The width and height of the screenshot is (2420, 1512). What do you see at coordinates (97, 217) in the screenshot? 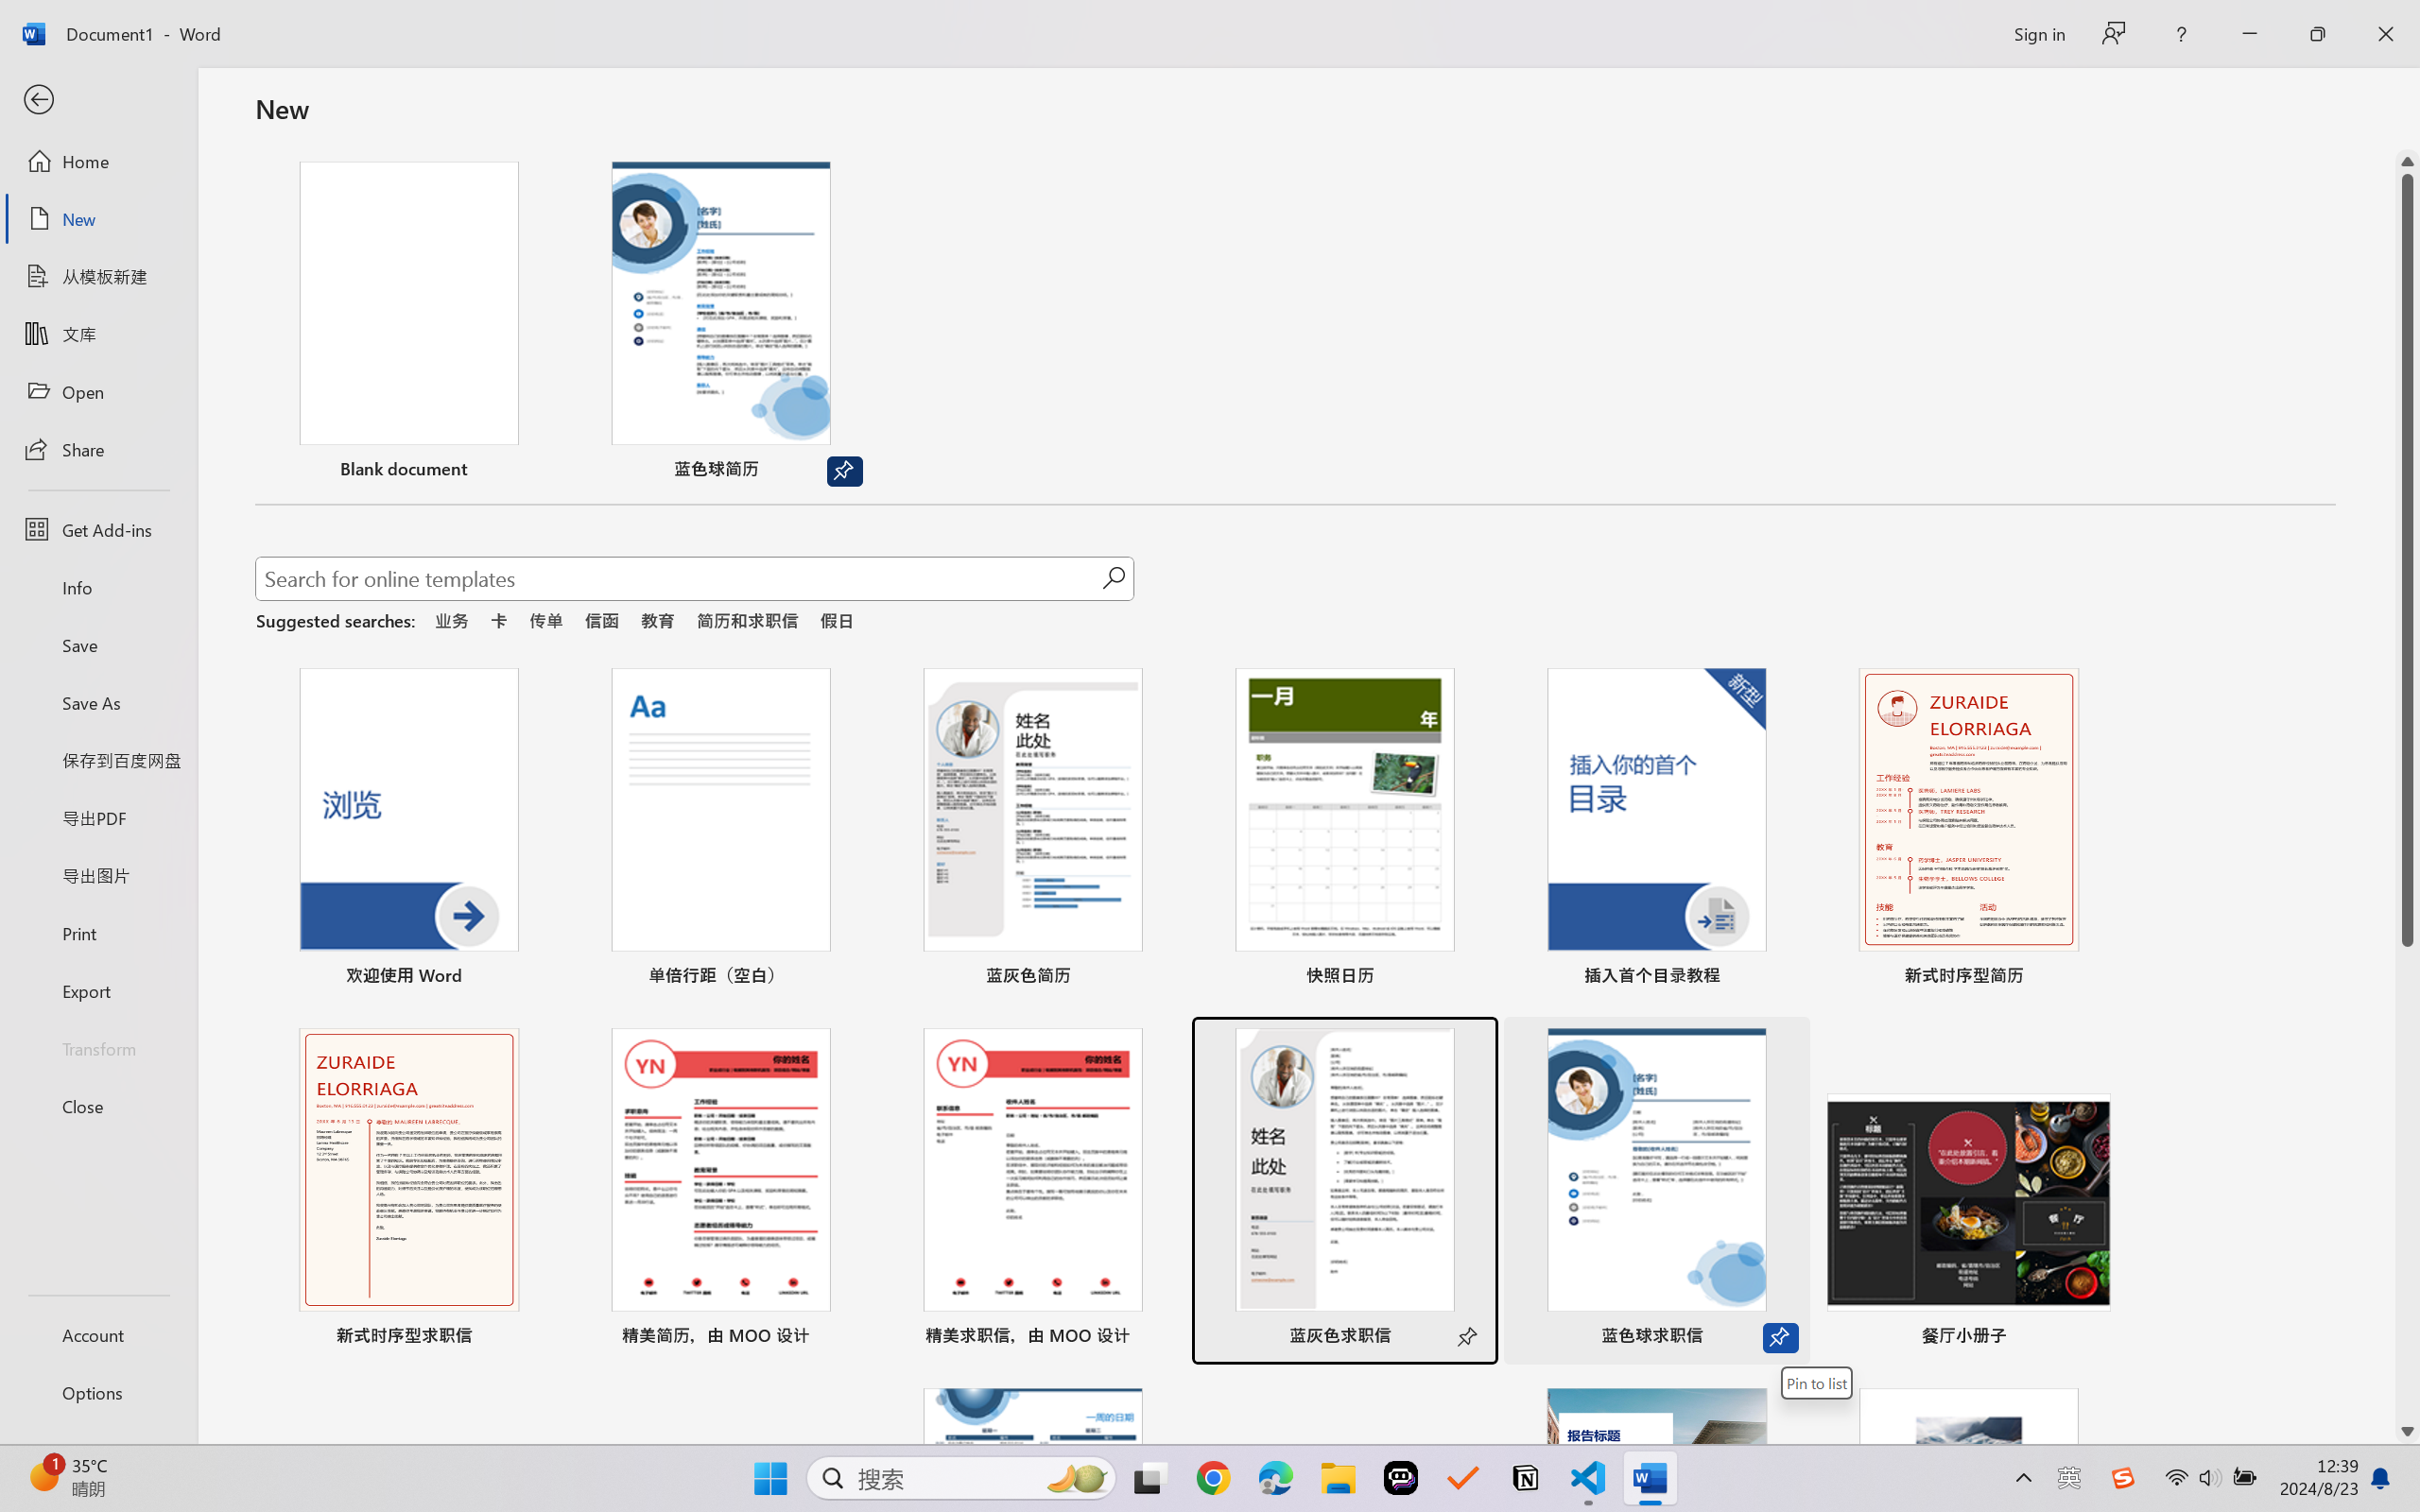
I see `'New'` at bounding box center [97, 217].